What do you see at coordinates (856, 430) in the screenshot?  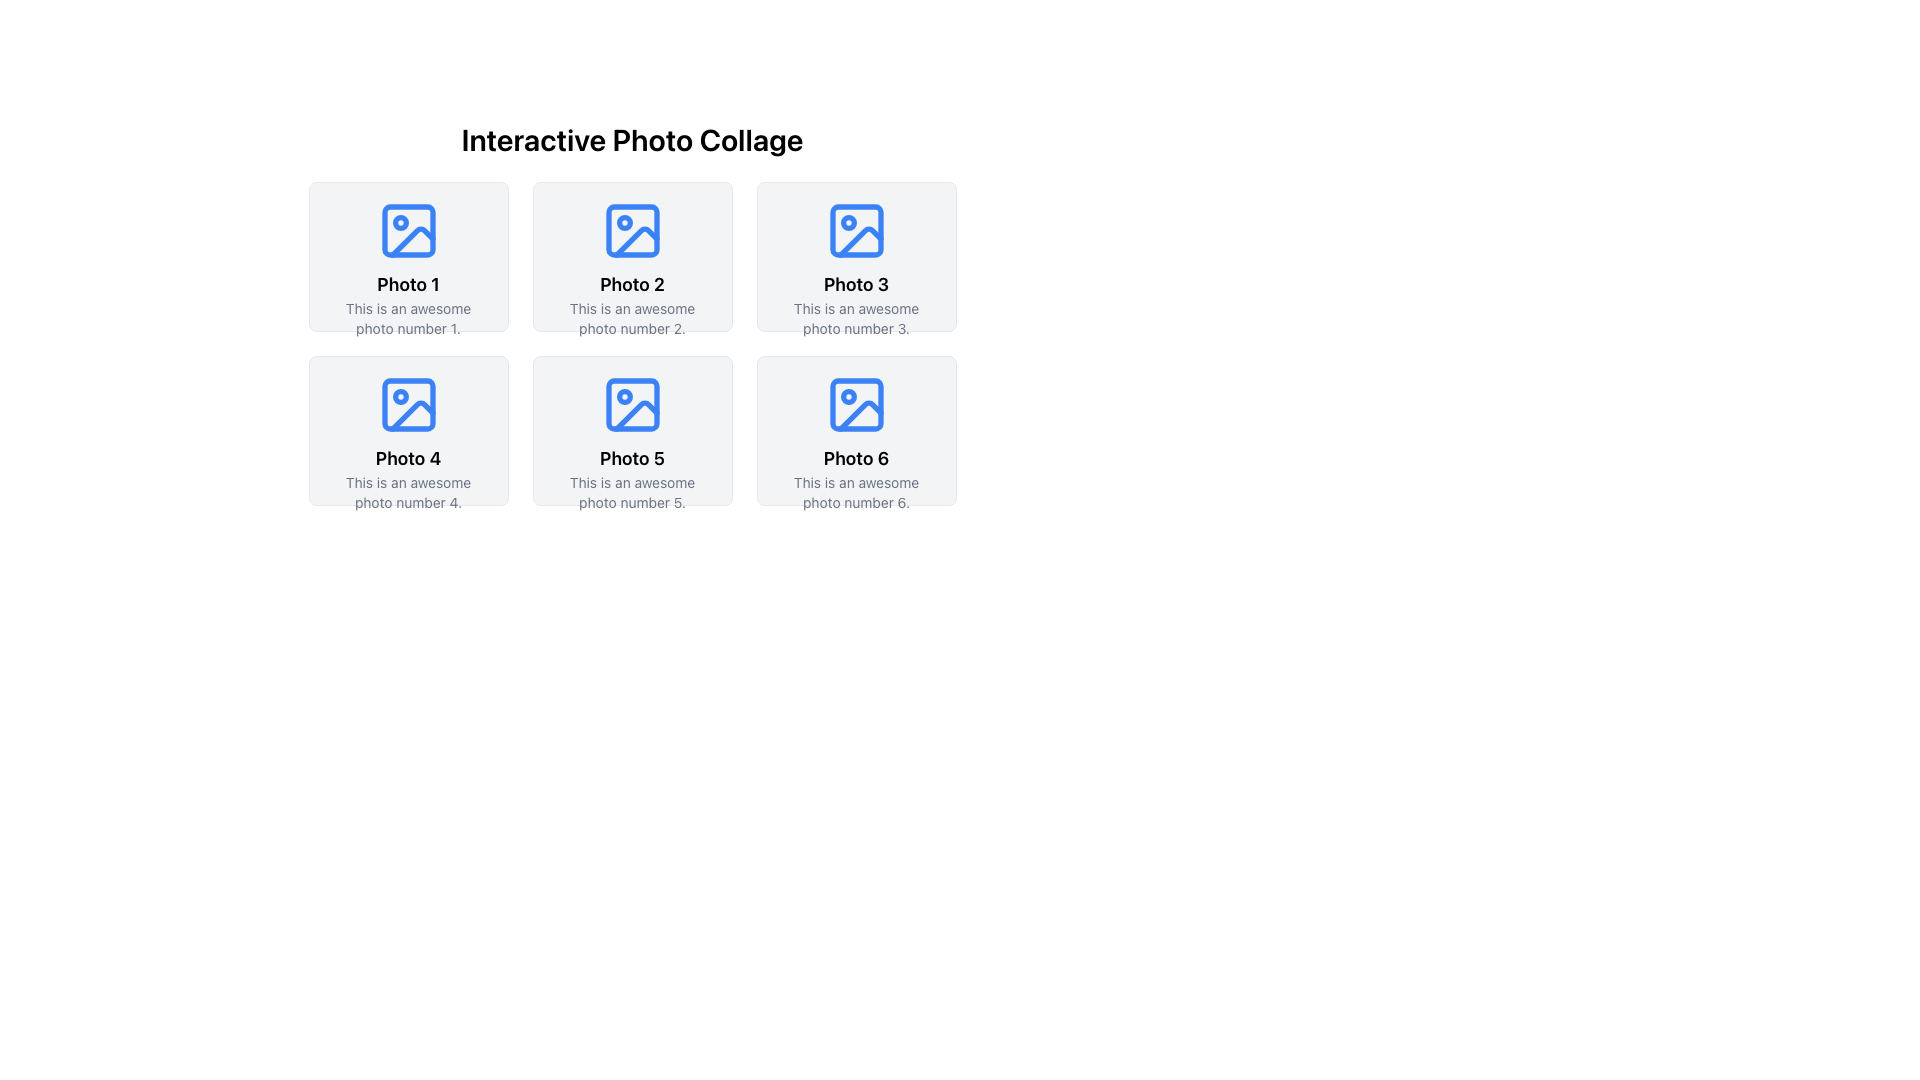 I see `the card component with a blue image icon and the title 'Photo 6'` at bounding box center [856, 430].